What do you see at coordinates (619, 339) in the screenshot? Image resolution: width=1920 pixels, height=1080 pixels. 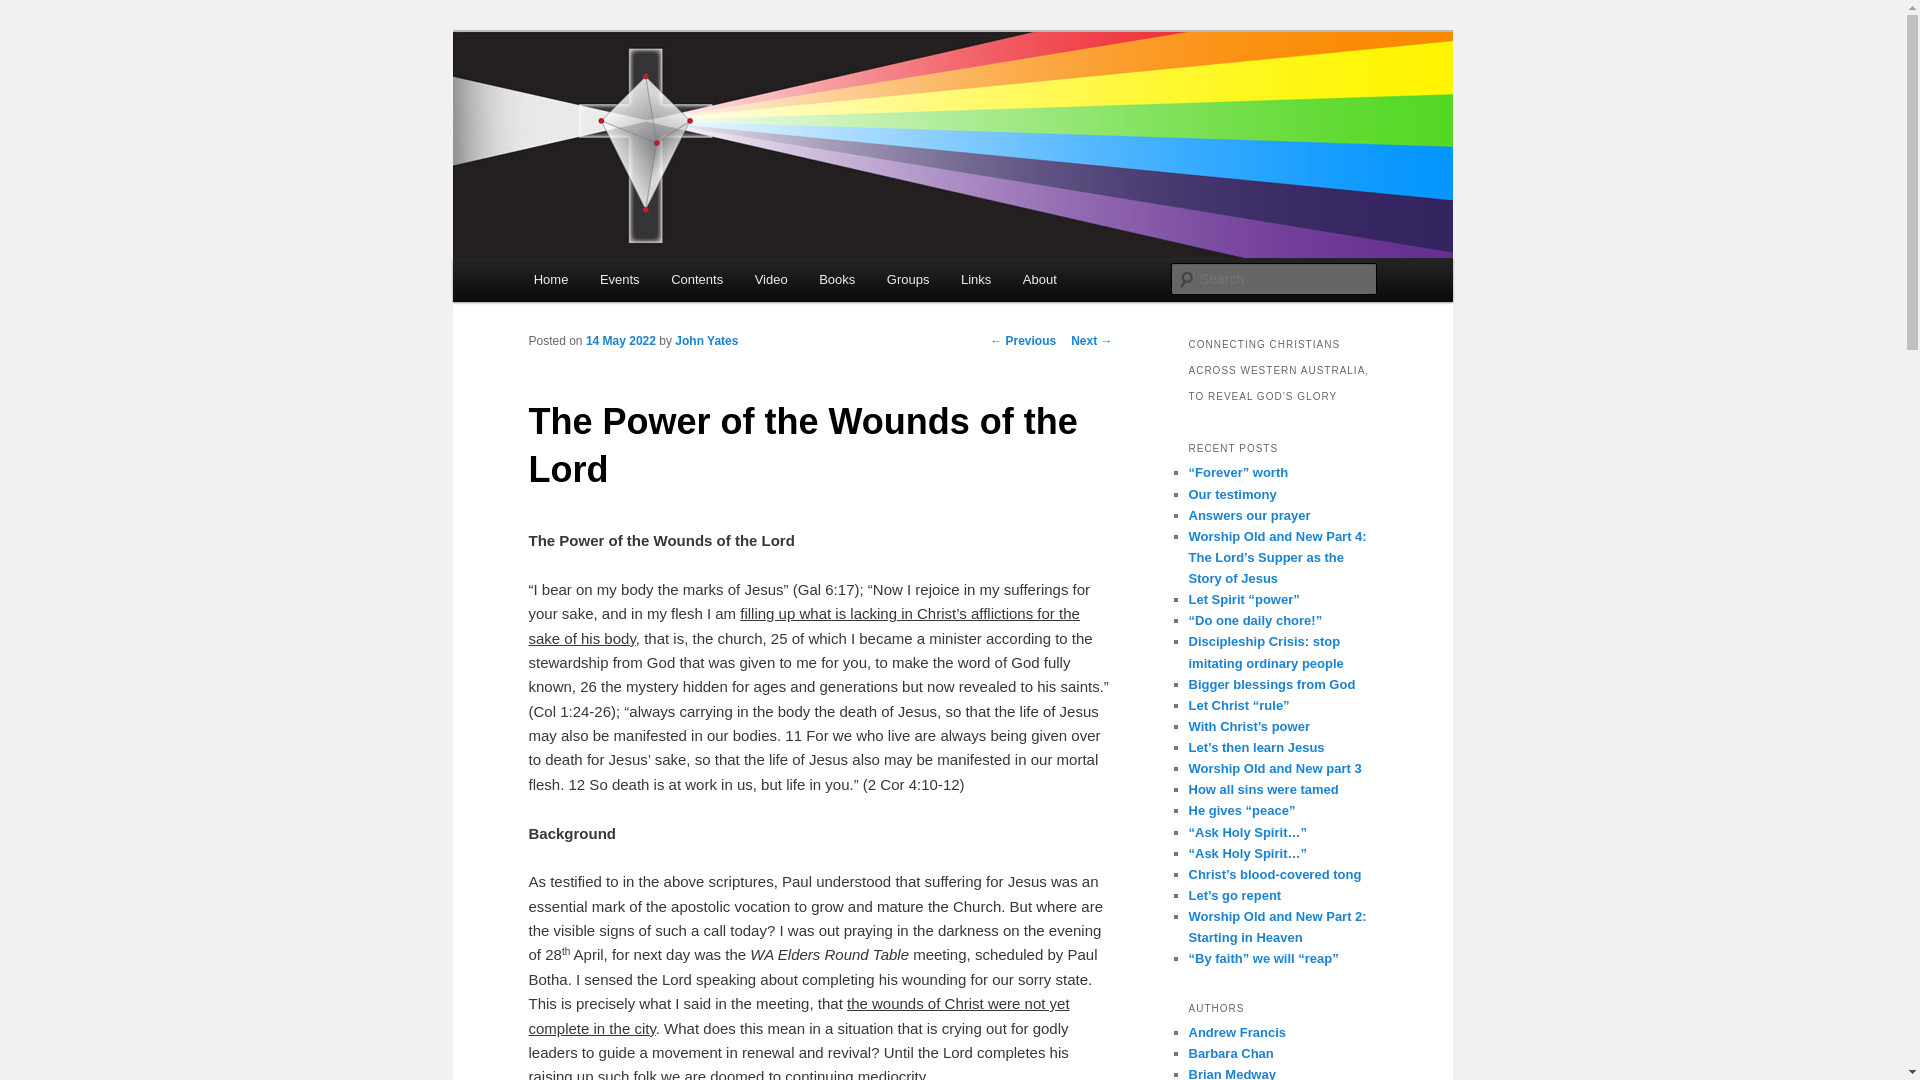 I see `'14 May 2022'` at bounding box center [619, 339].